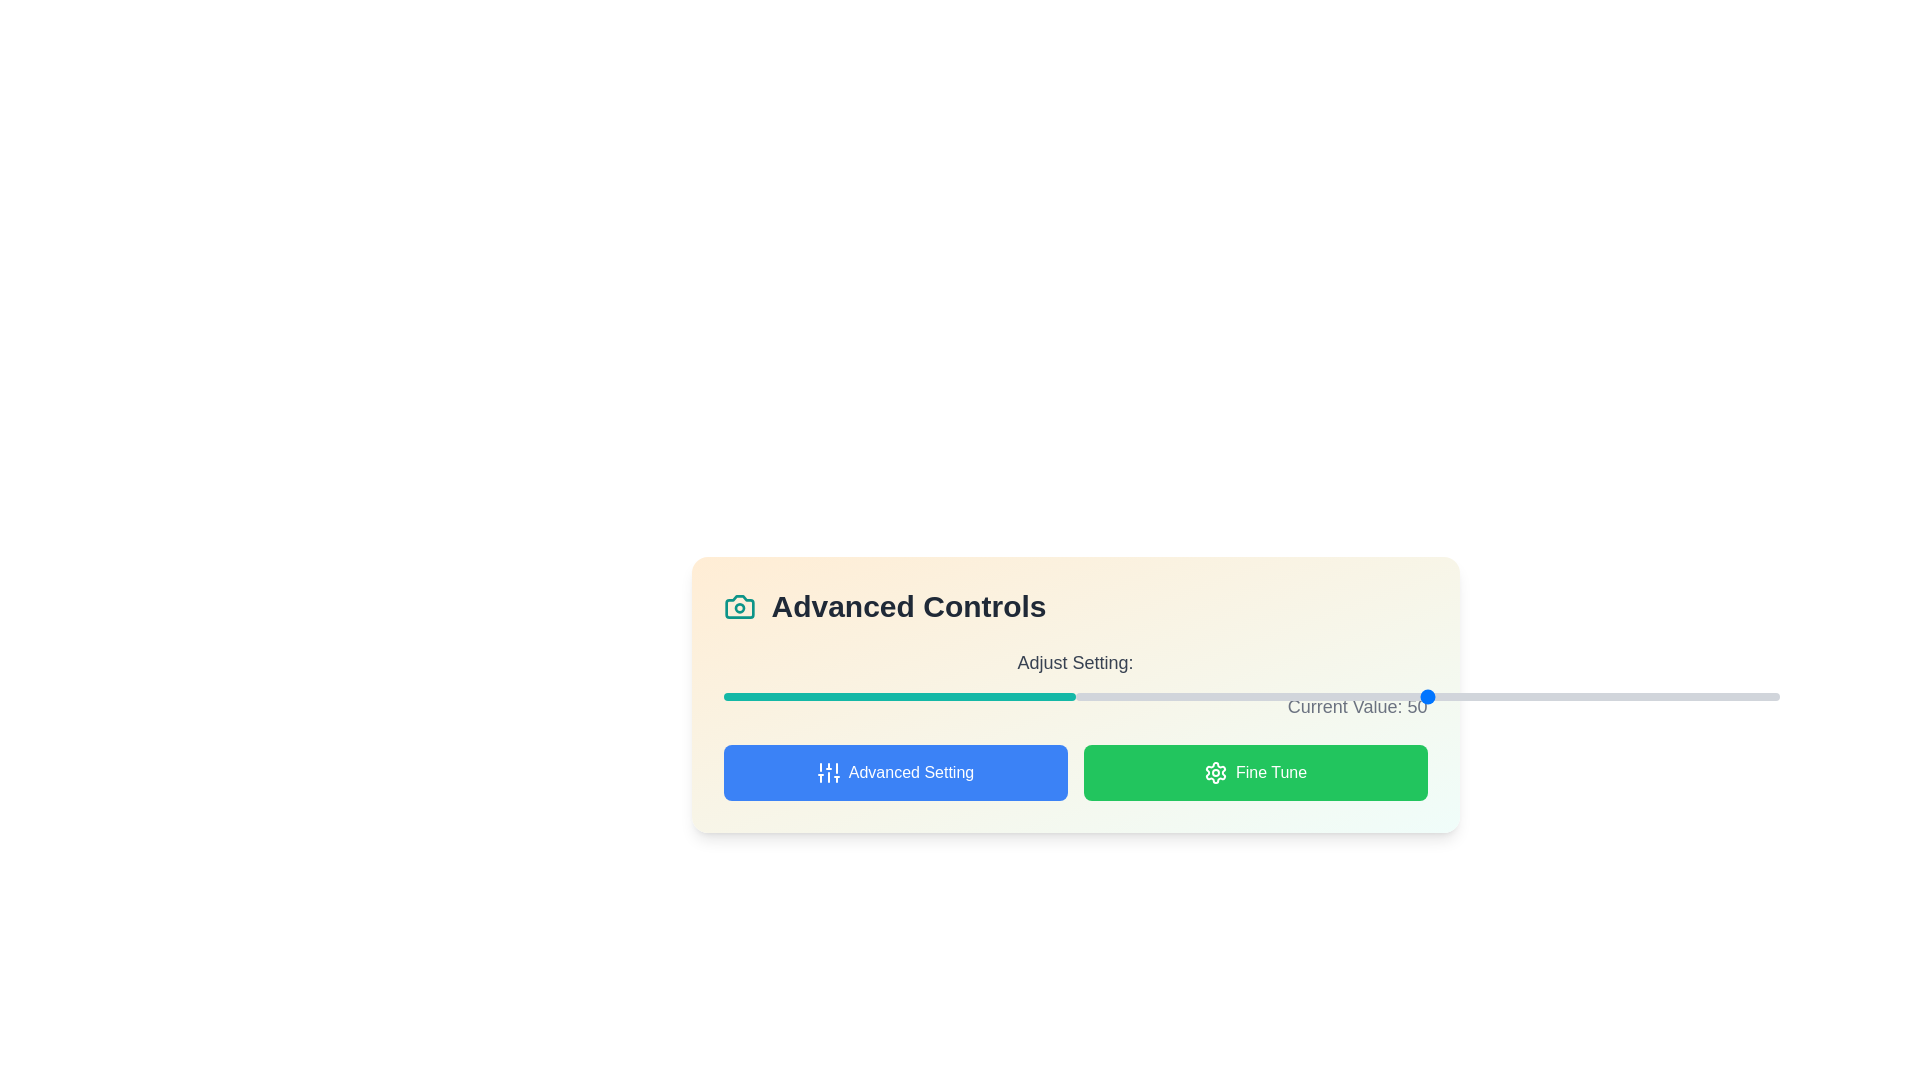  I want to click on the slider, so click(919, 692).